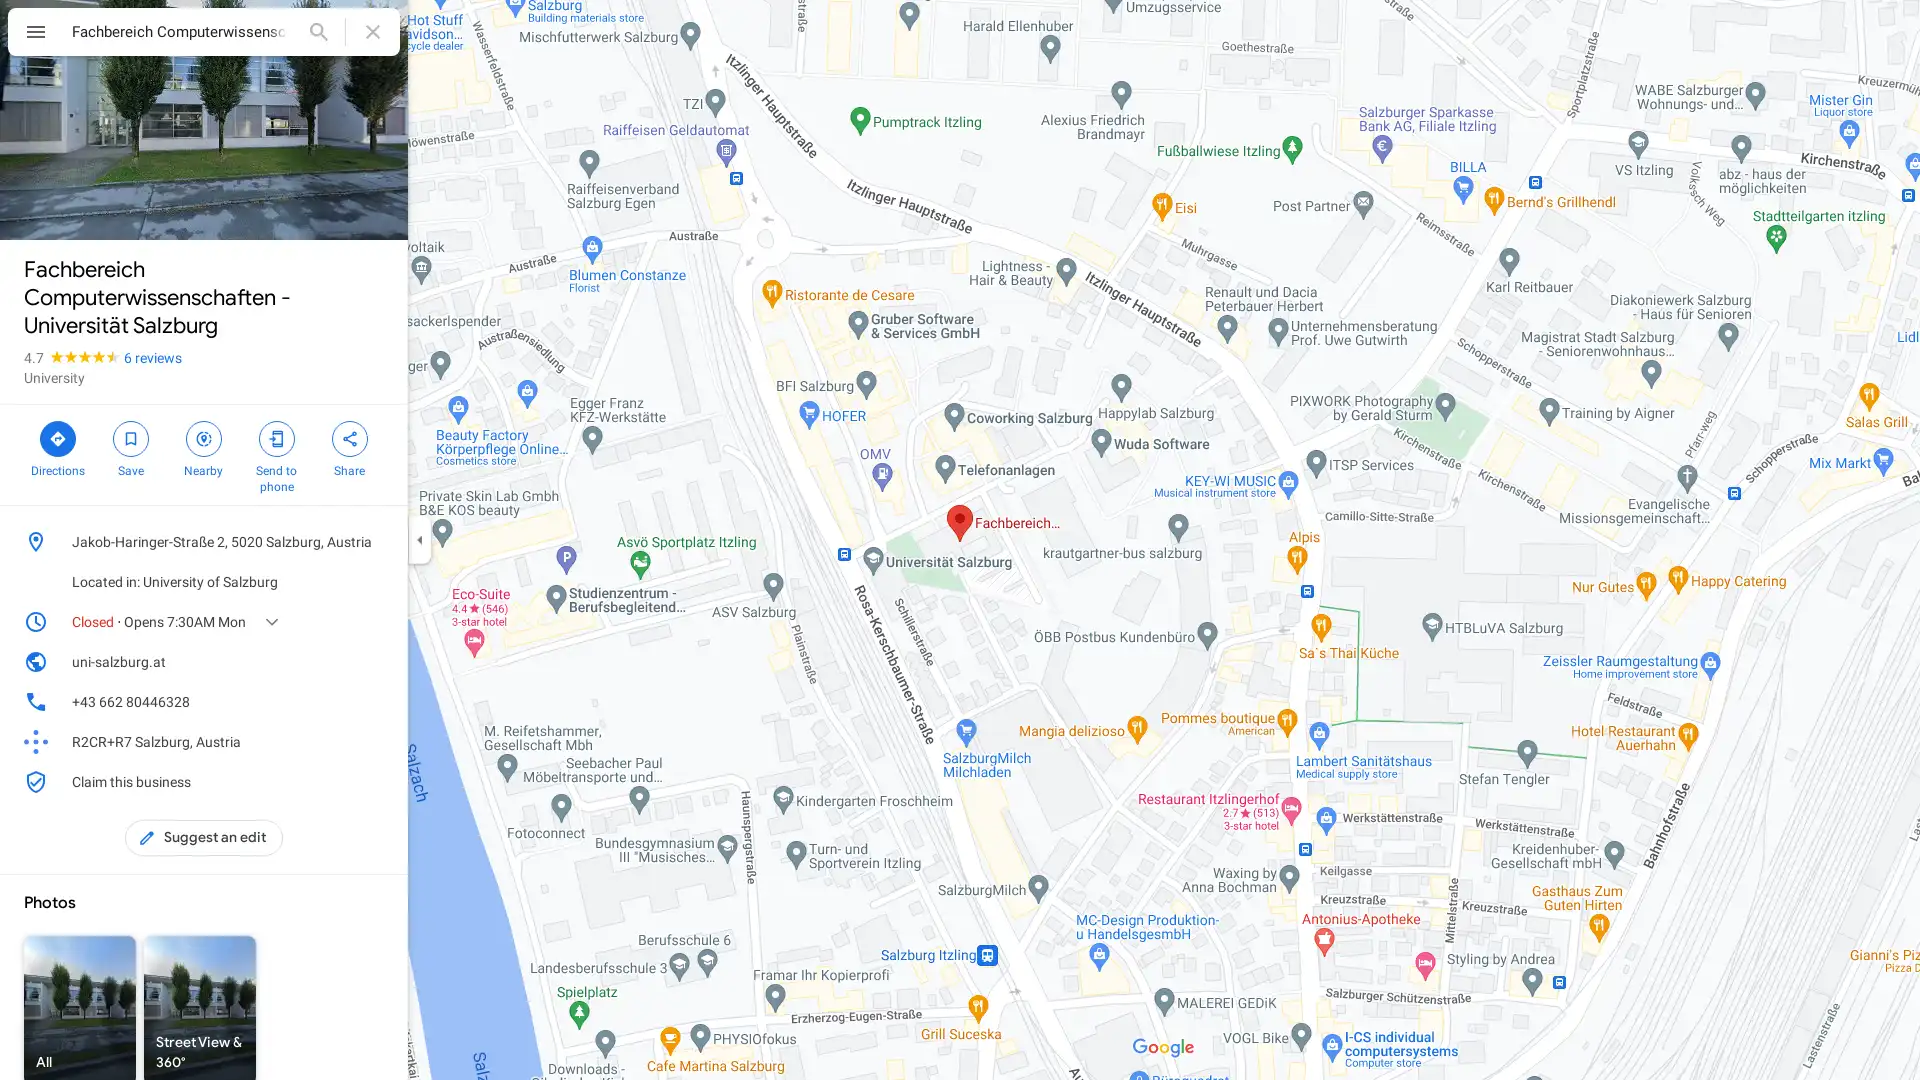  Describe the element at coordinates (35, 34) in the screenshot. I see `Menu` at that location.